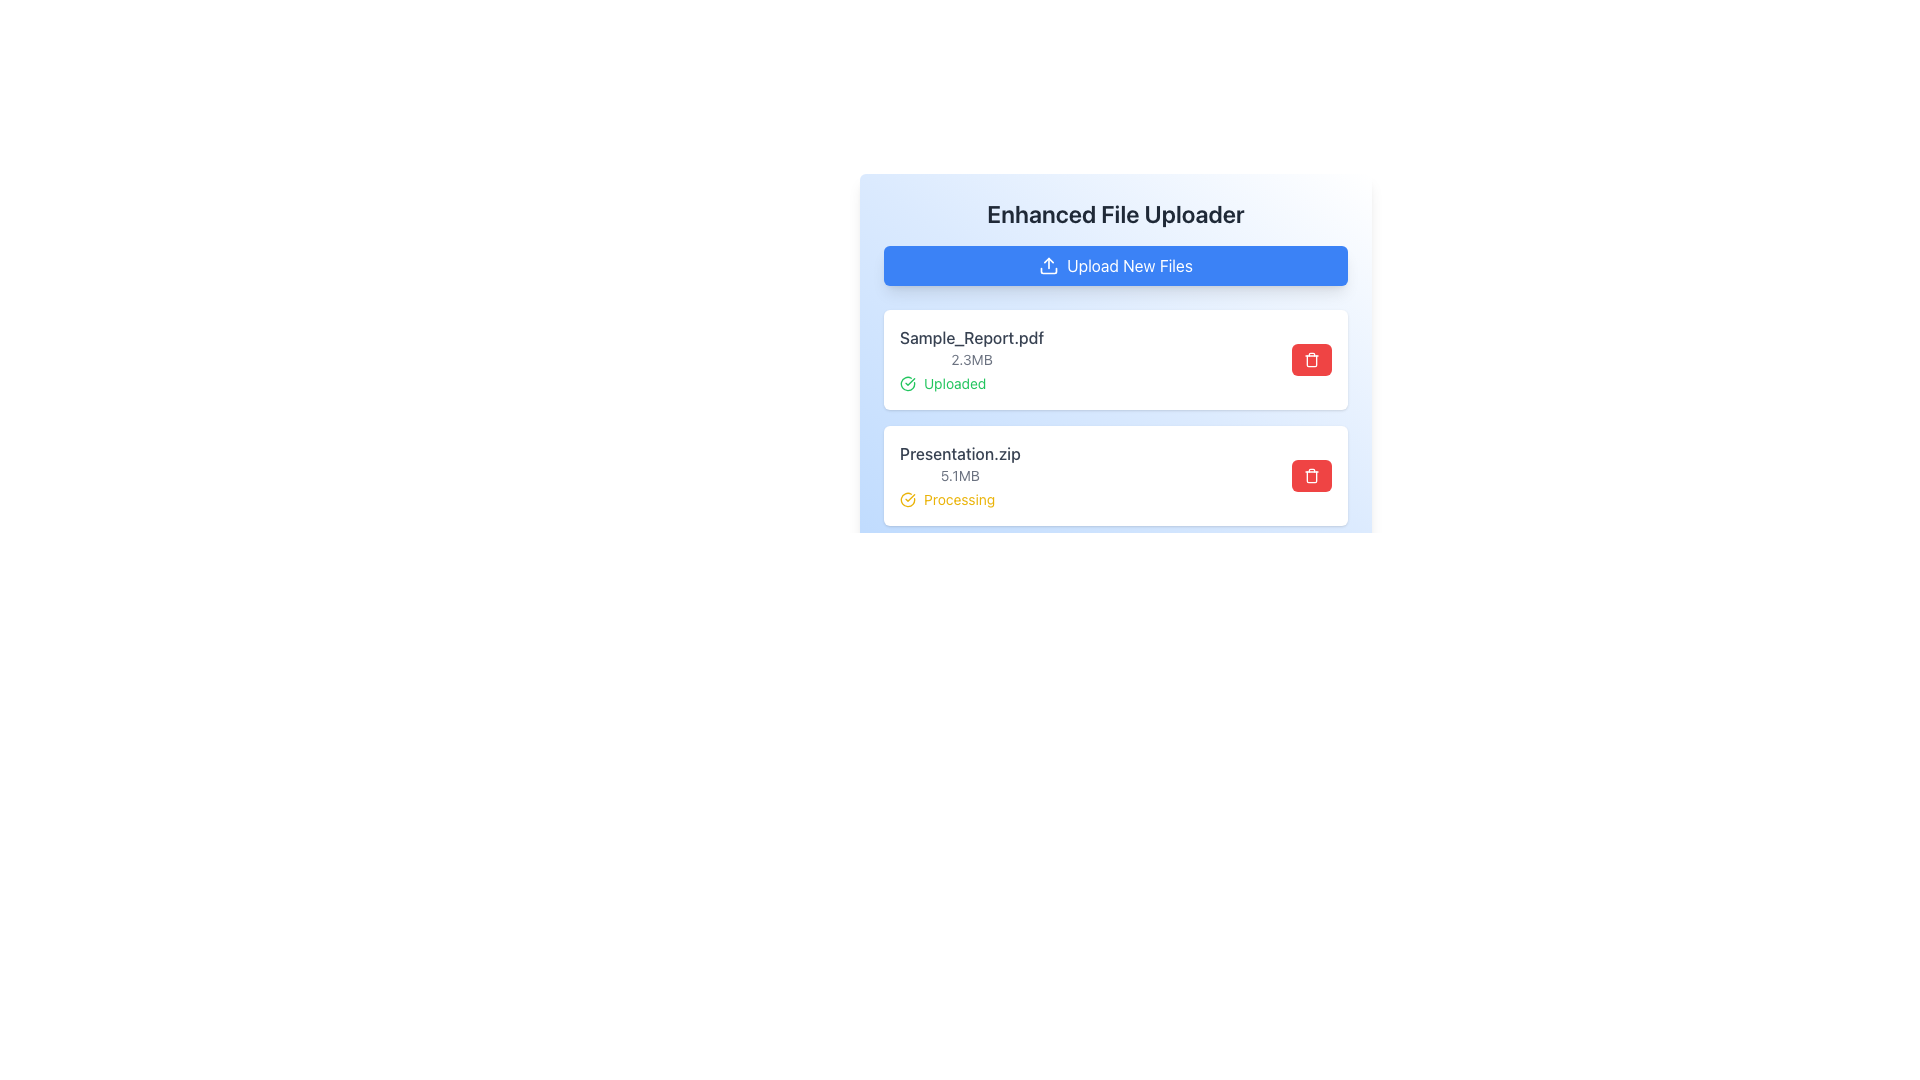  Describe the element at coordinates (1311, 475) in the screenshot. I see `the trash bin icon button located at the far right end of the second file entry in the file uploader interface` at that location.